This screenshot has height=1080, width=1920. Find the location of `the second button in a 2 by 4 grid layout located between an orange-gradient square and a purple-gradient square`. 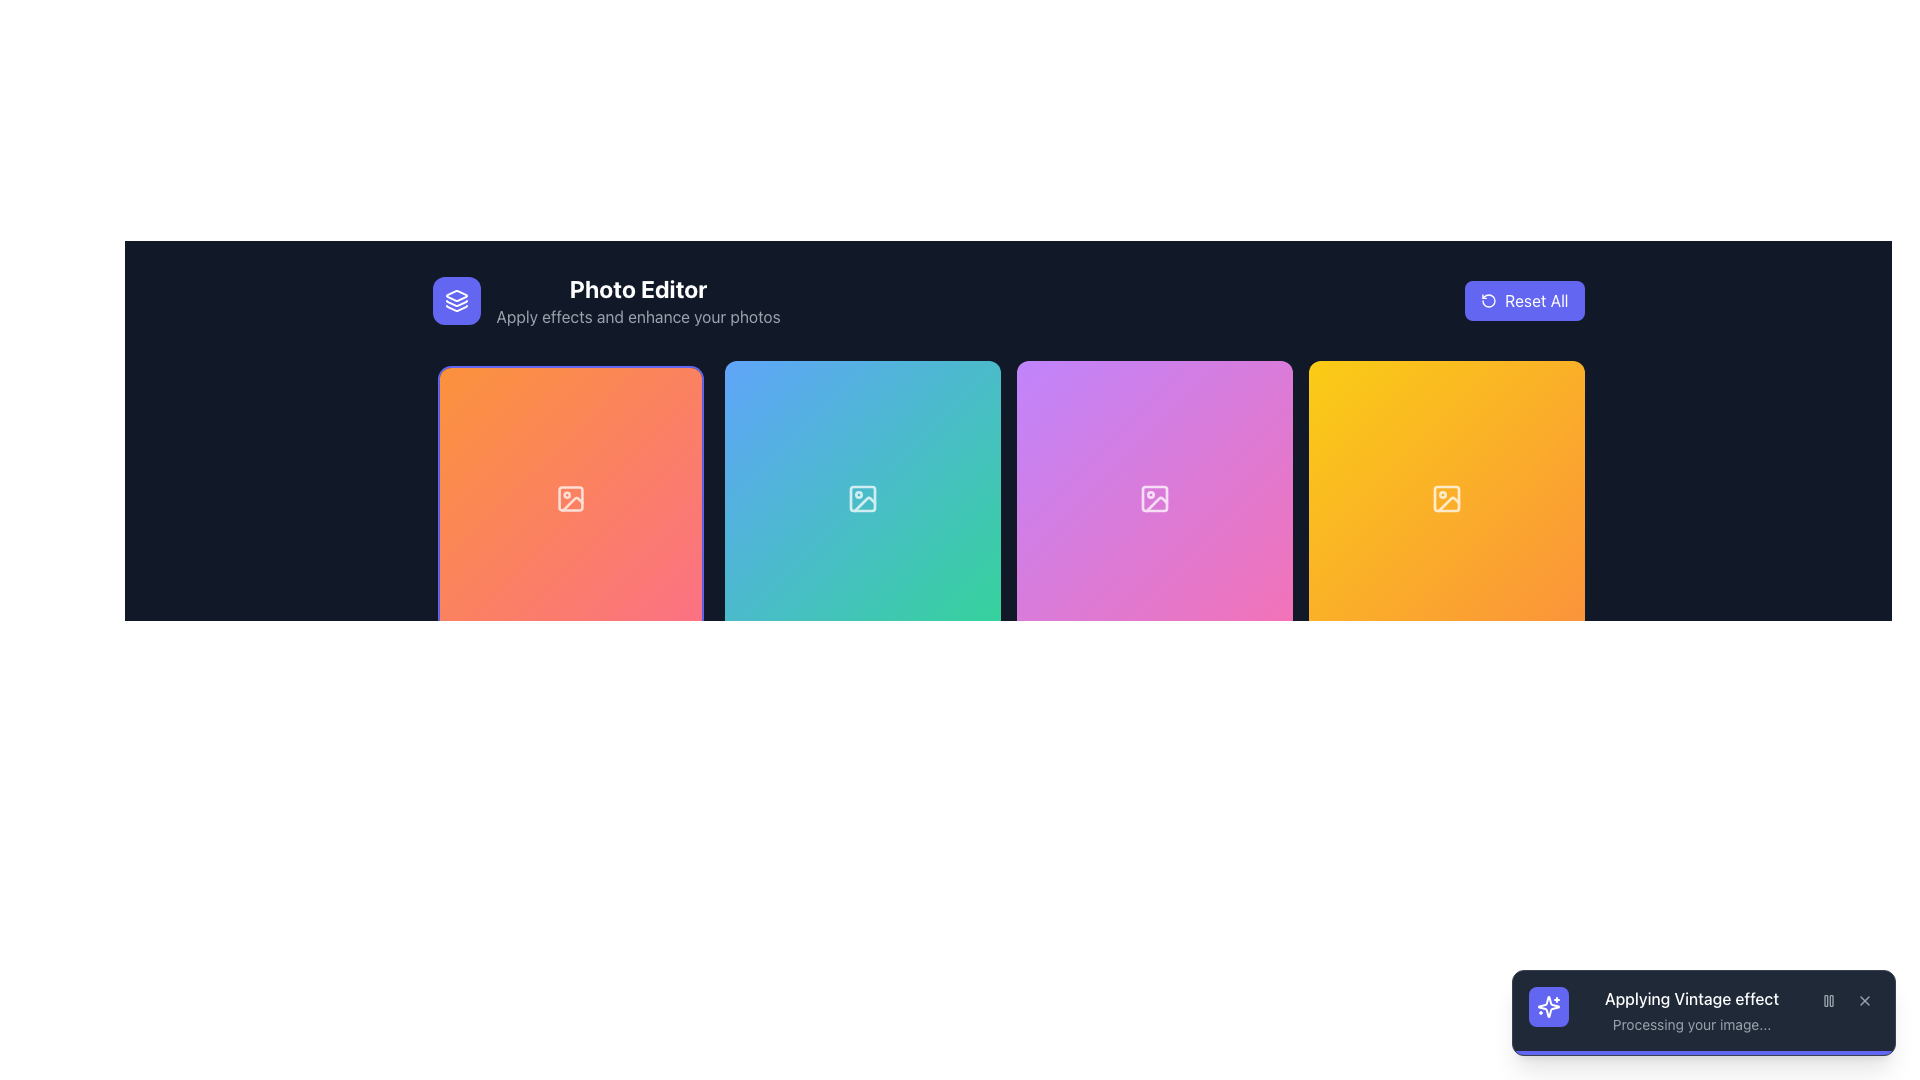

the second button in a 2 by 4 grid layout located between an orange-gradient square and a purple-gradient square is located at coordinates (862, 497).